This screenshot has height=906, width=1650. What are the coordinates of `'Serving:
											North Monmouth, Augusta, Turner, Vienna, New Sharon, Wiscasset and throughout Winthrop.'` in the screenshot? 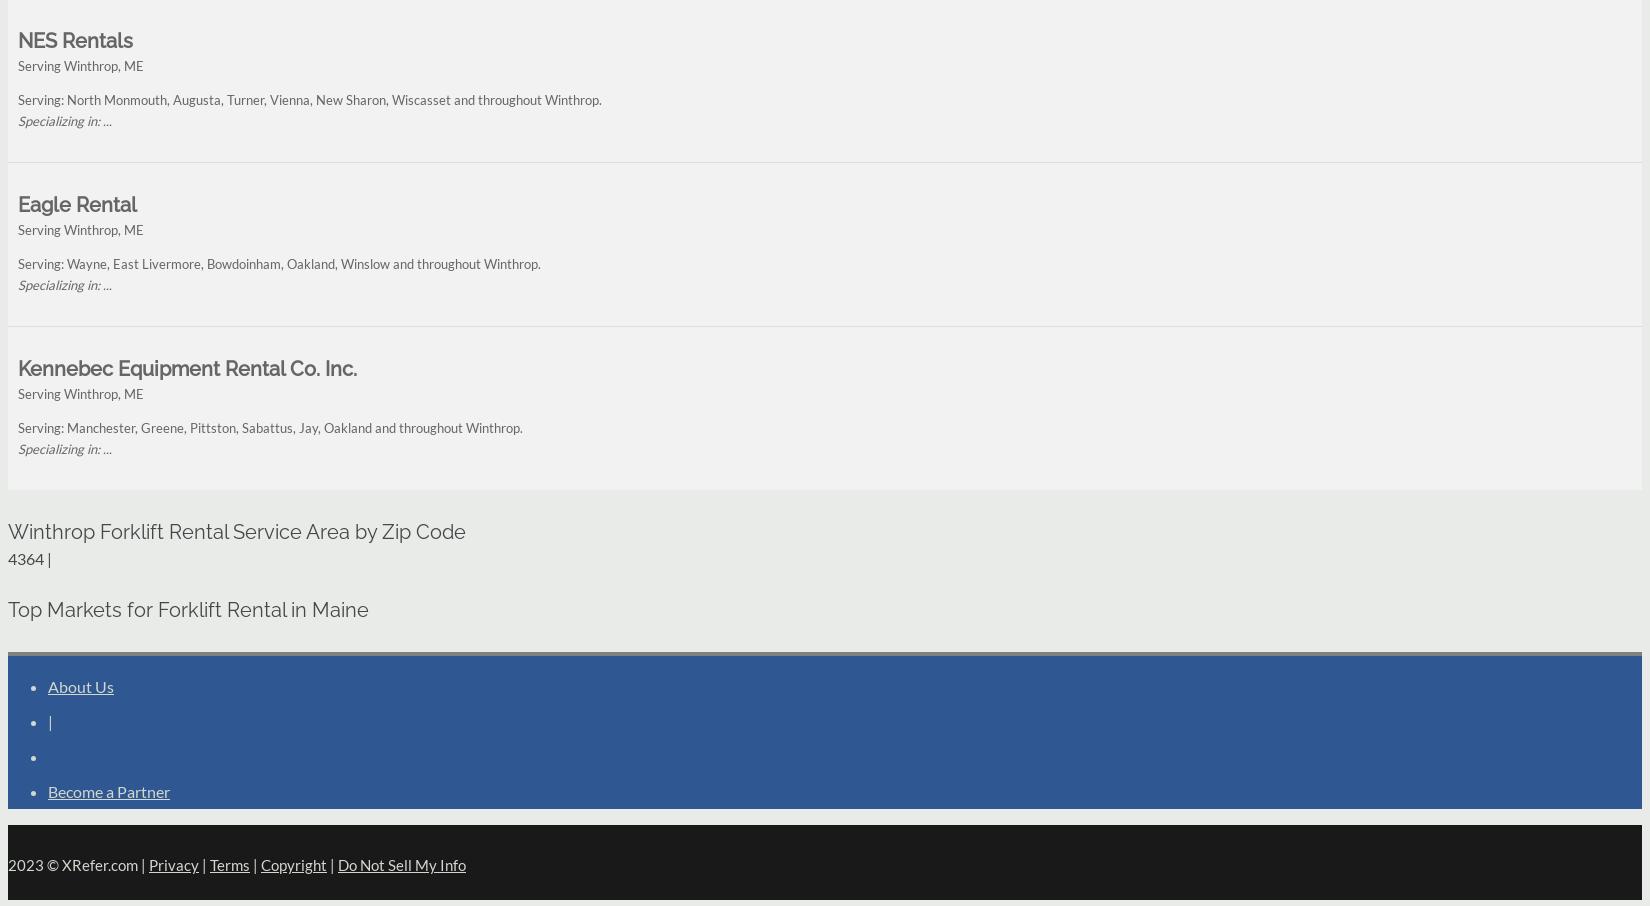 It's located at (310, 99).